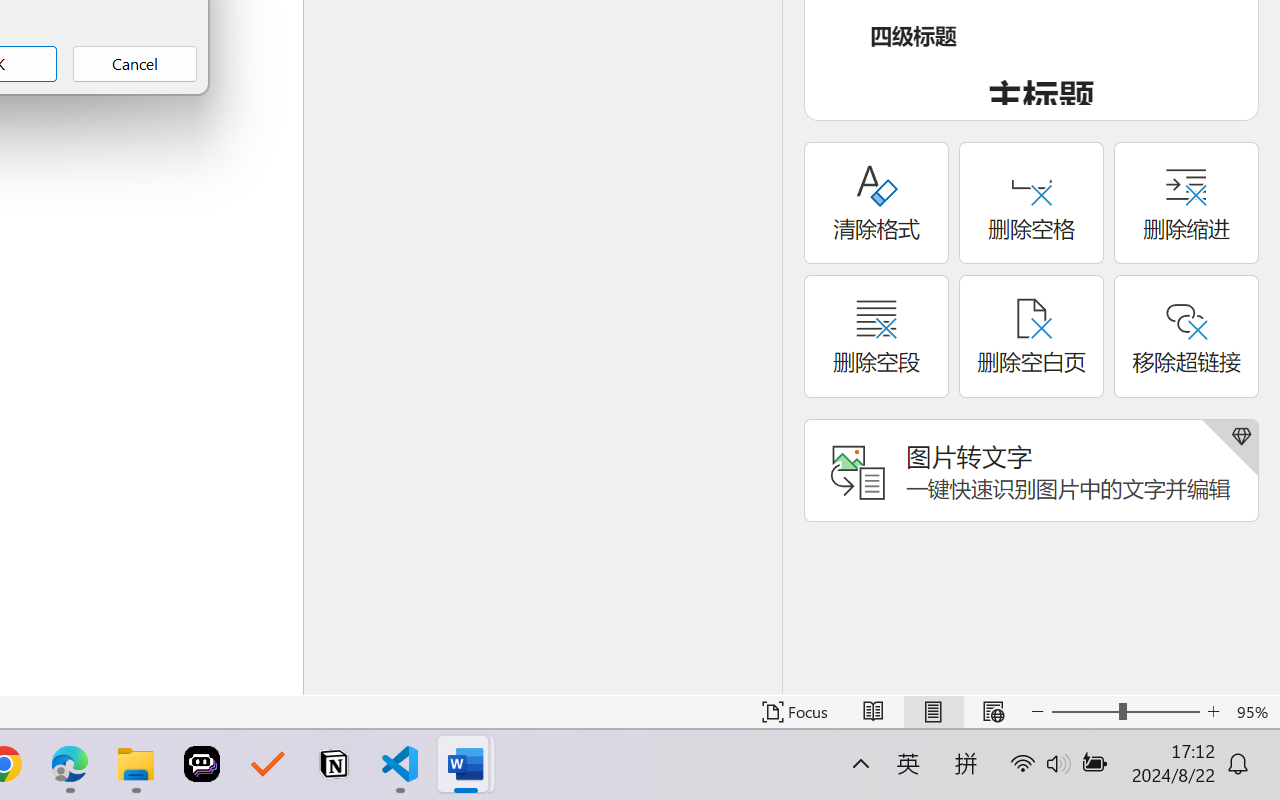 The image size is (1280, 800). What do you see at coordinates (1252, 711) in the screenshot?
I see `'Zoom 95%'` at bounding box center [1252, 711].